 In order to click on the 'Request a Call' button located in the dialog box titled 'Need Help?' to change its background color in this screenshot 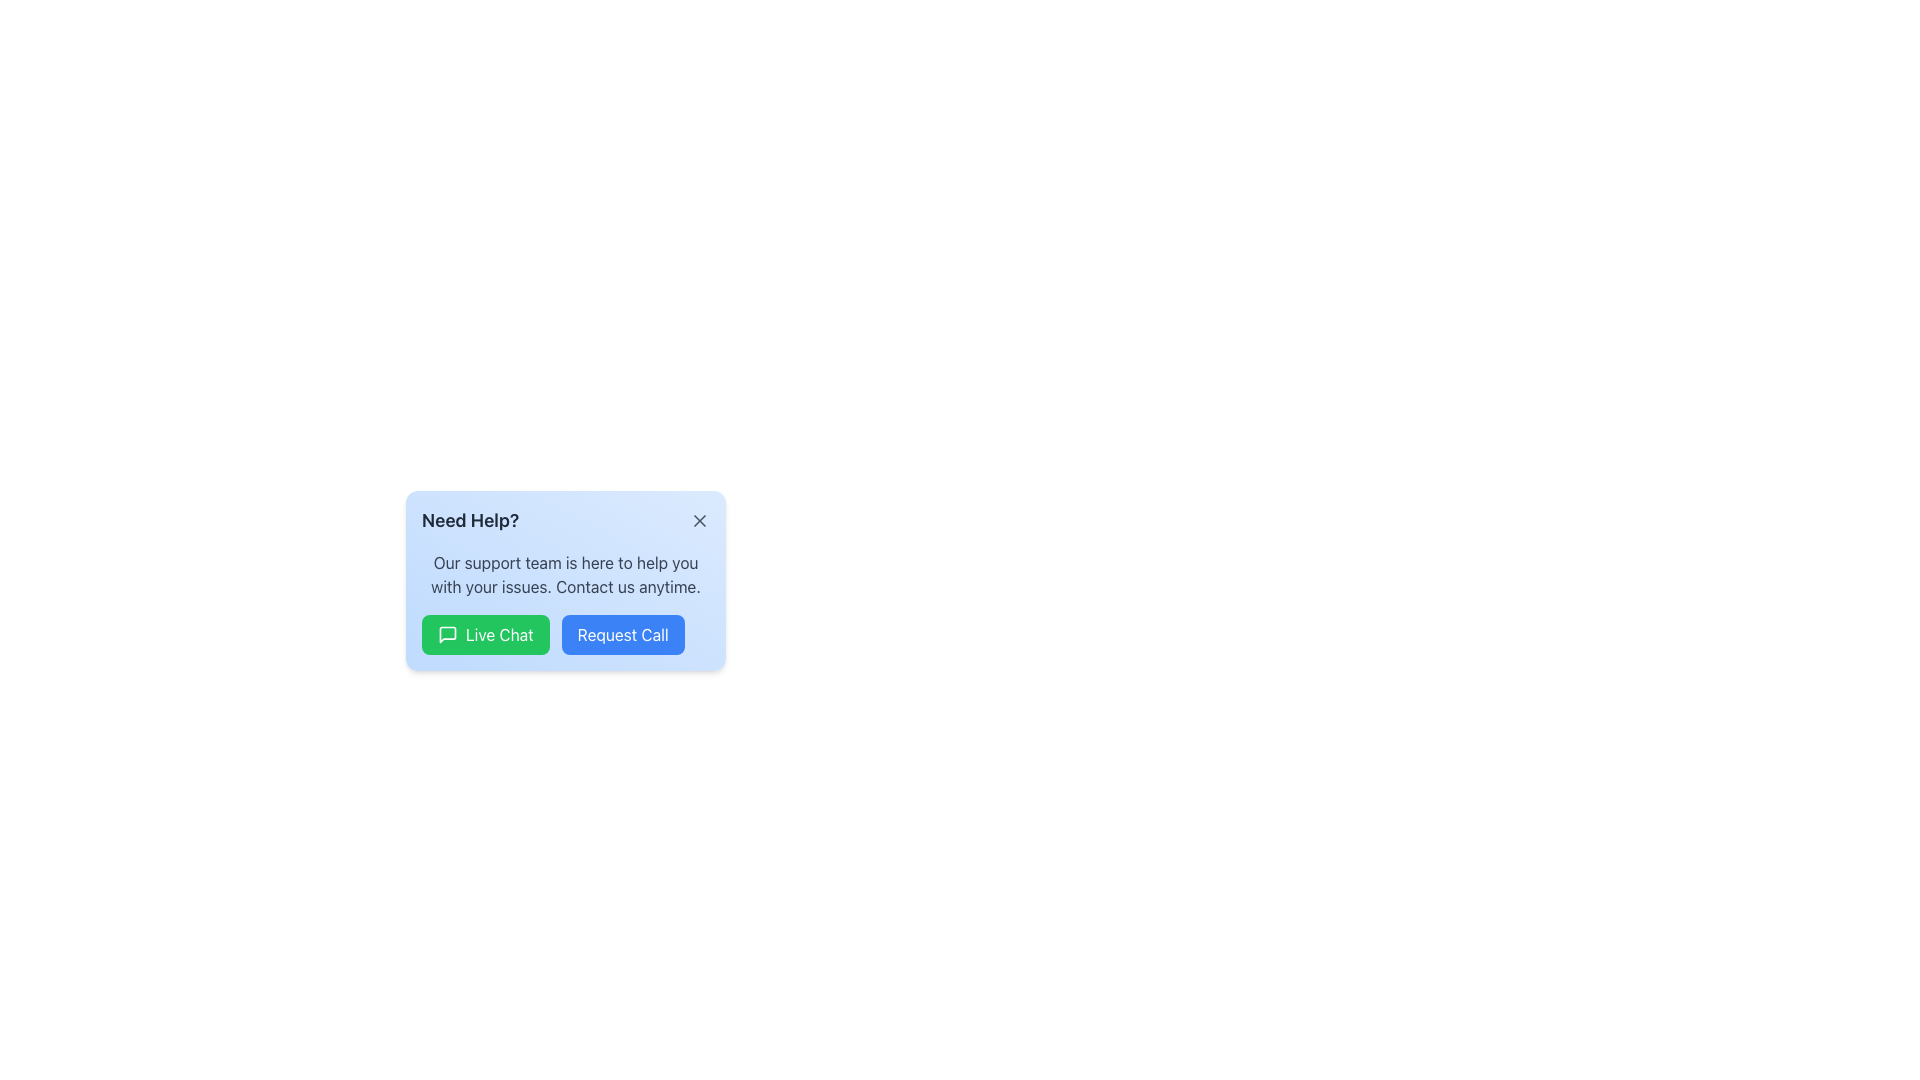, I will do `click(622, 635)`.